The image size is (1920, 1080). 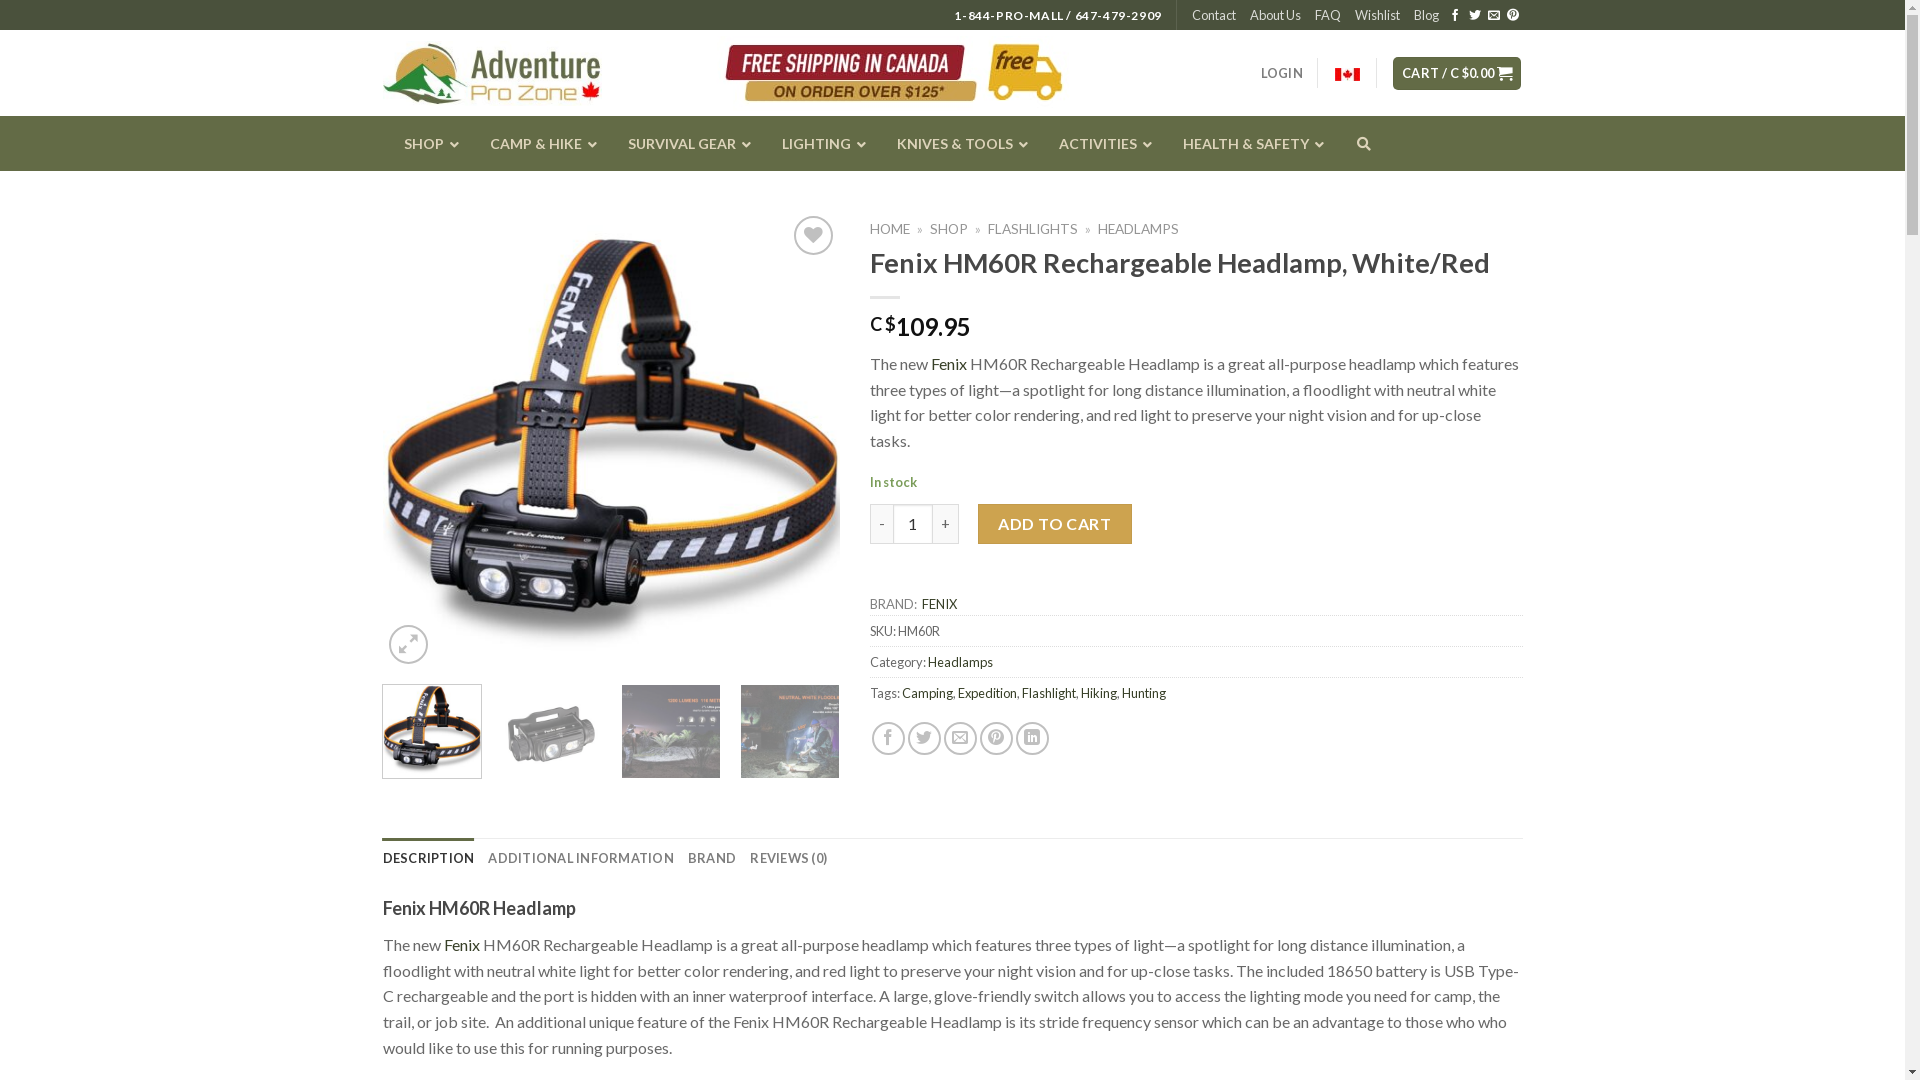 I want to click on 'FLASHLIGHTS', so click(x=1032, y=227).